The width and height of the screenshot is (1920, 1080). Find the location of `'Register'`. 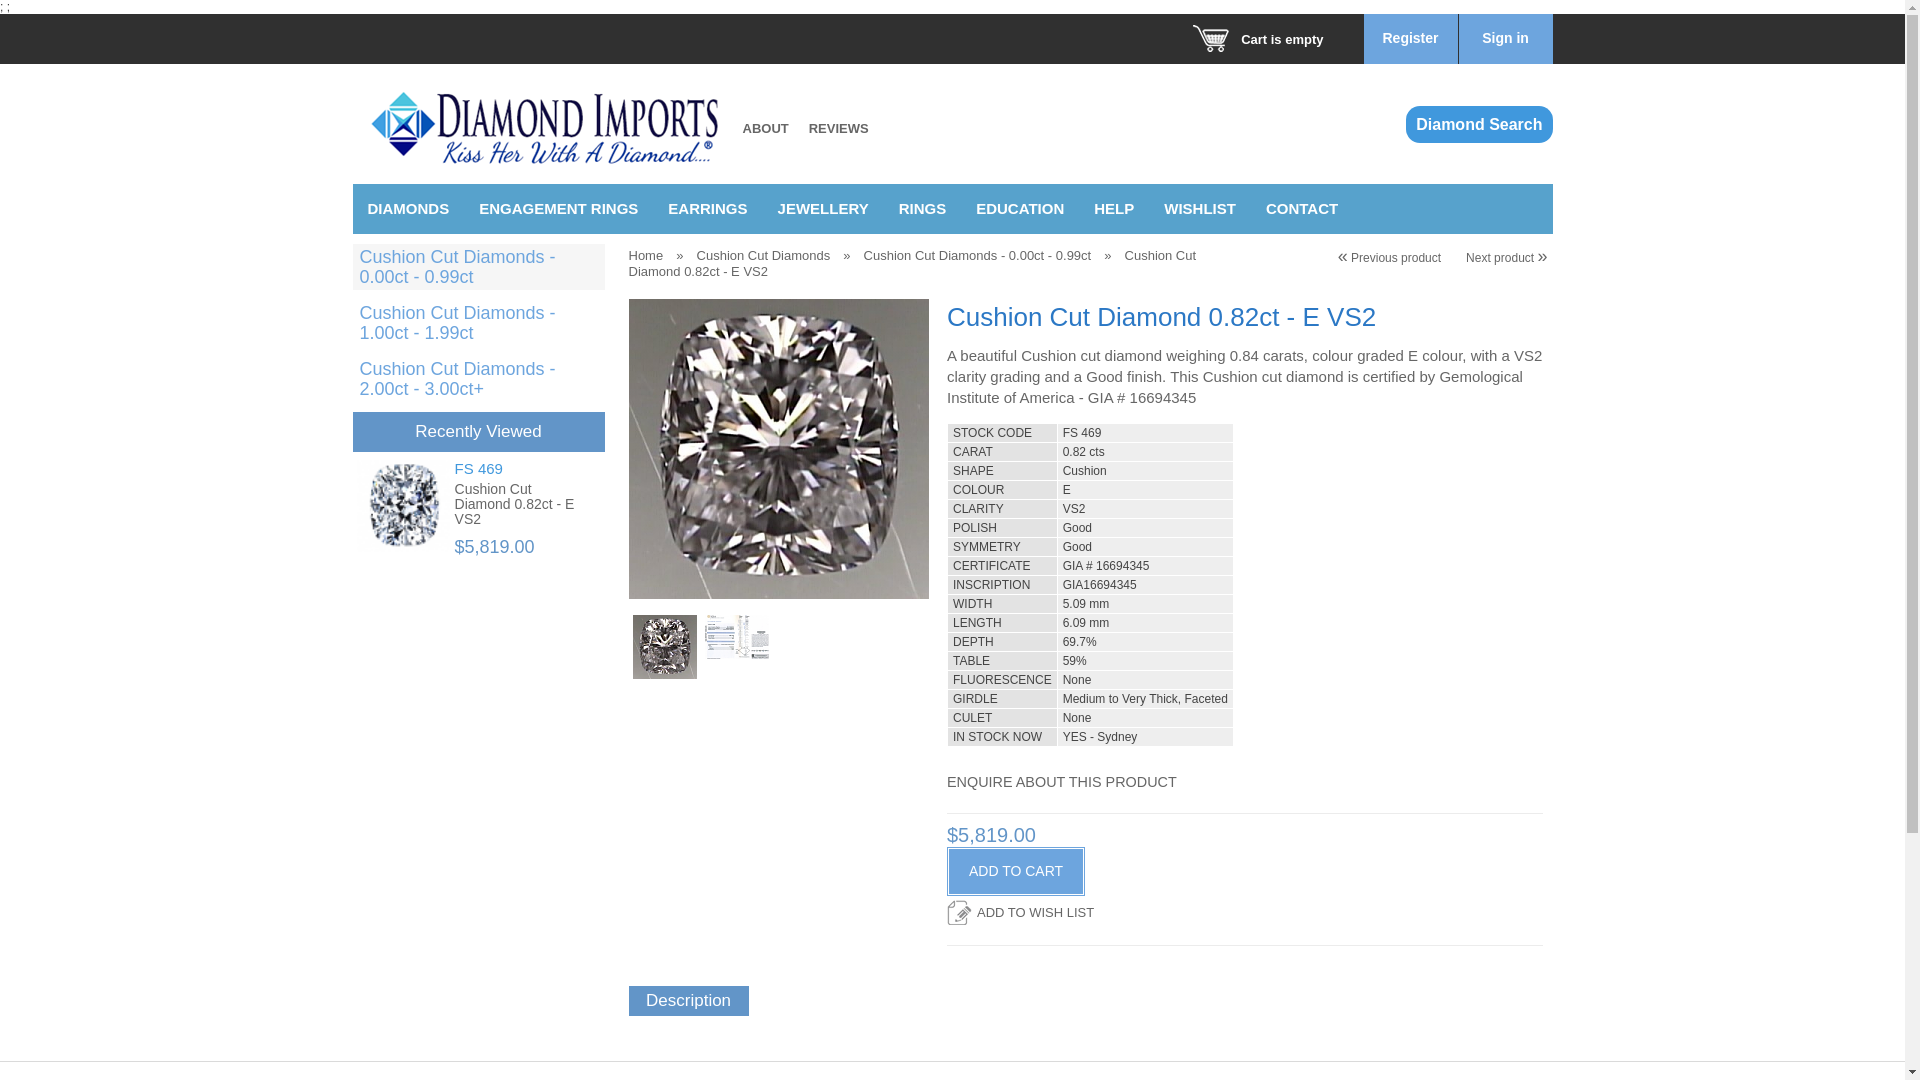

'Register' is located at coordinates (1381, 38).